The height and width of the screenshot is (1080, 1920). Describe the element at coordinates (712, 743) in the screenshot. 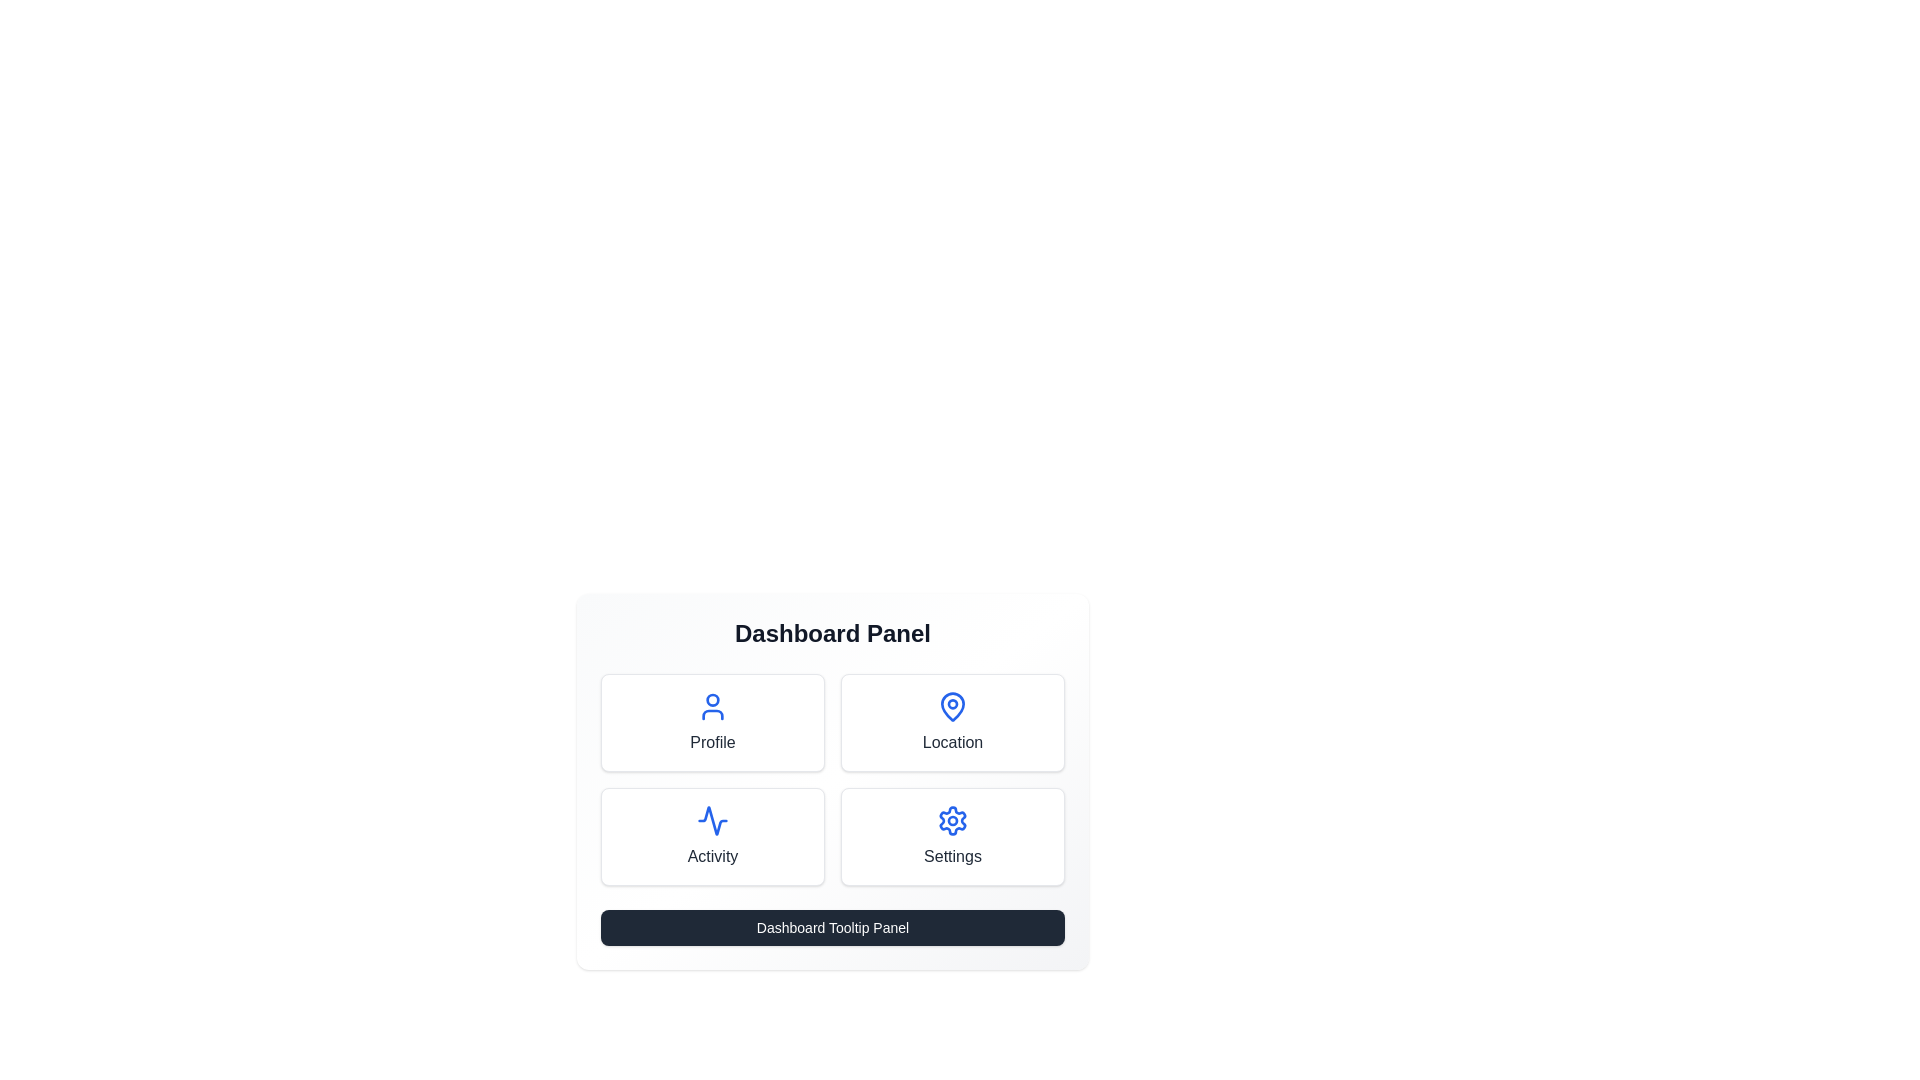

I see `the static text label displaying the word 'Profile', which is styled in gray and located below a user icon in the upper-left of a dashboard panel` at that location.